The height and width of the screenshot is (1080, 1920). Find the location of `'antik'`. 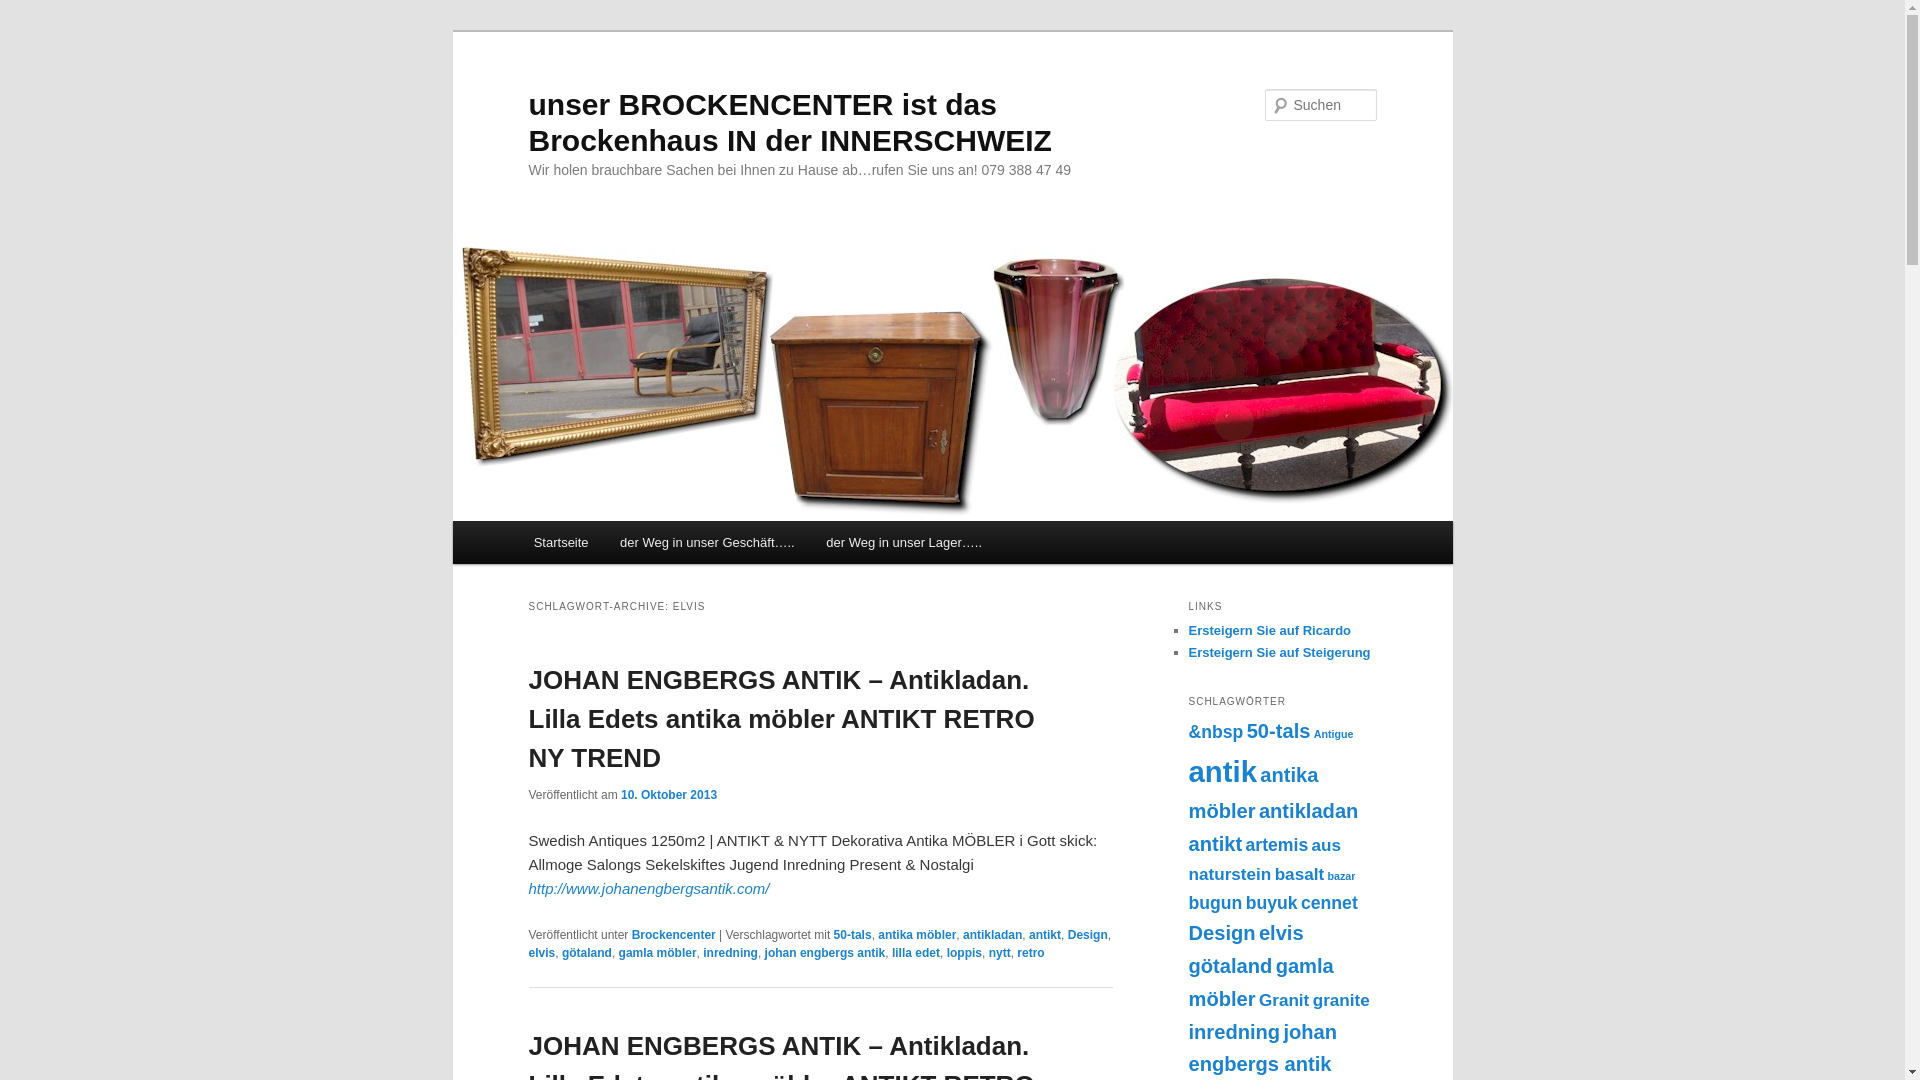

'antik' is located at coordinates (1221, 770).